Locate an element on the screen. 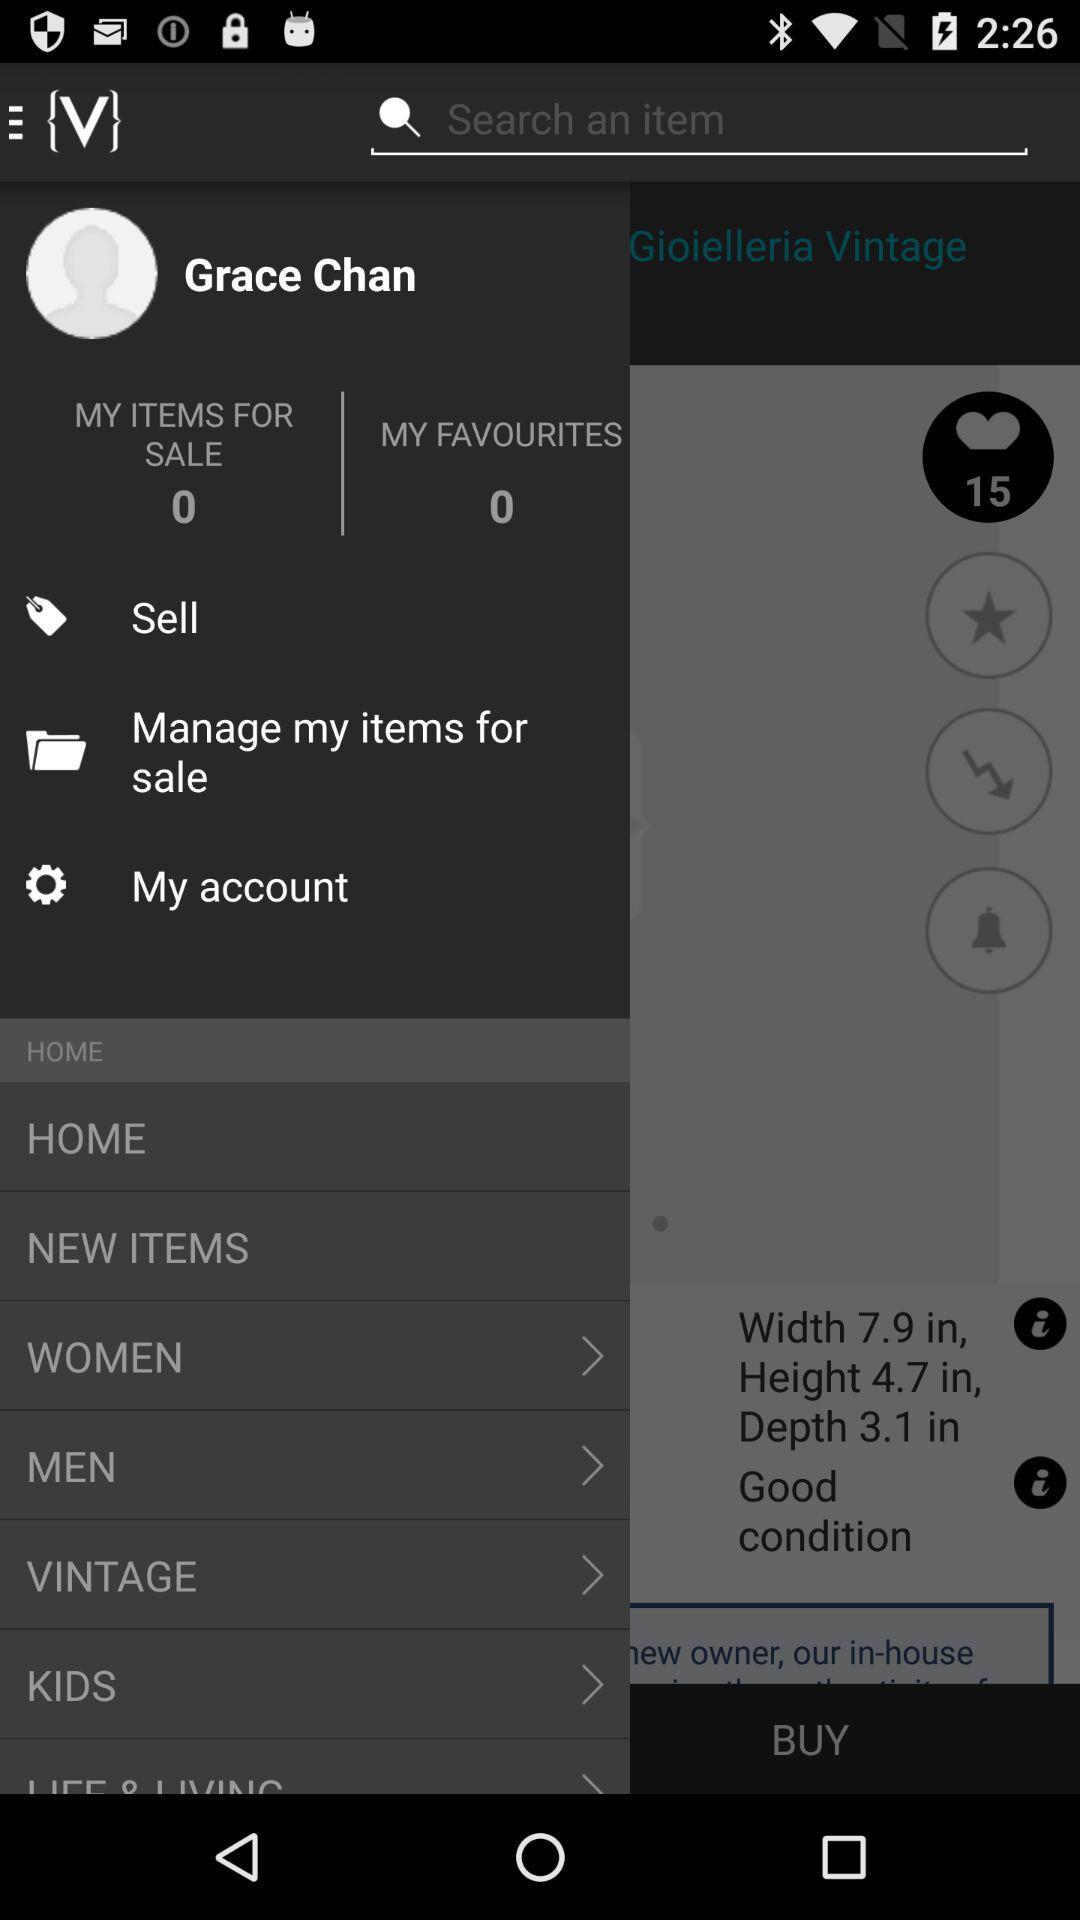  the buy option is located at coordinates (810, 1737).